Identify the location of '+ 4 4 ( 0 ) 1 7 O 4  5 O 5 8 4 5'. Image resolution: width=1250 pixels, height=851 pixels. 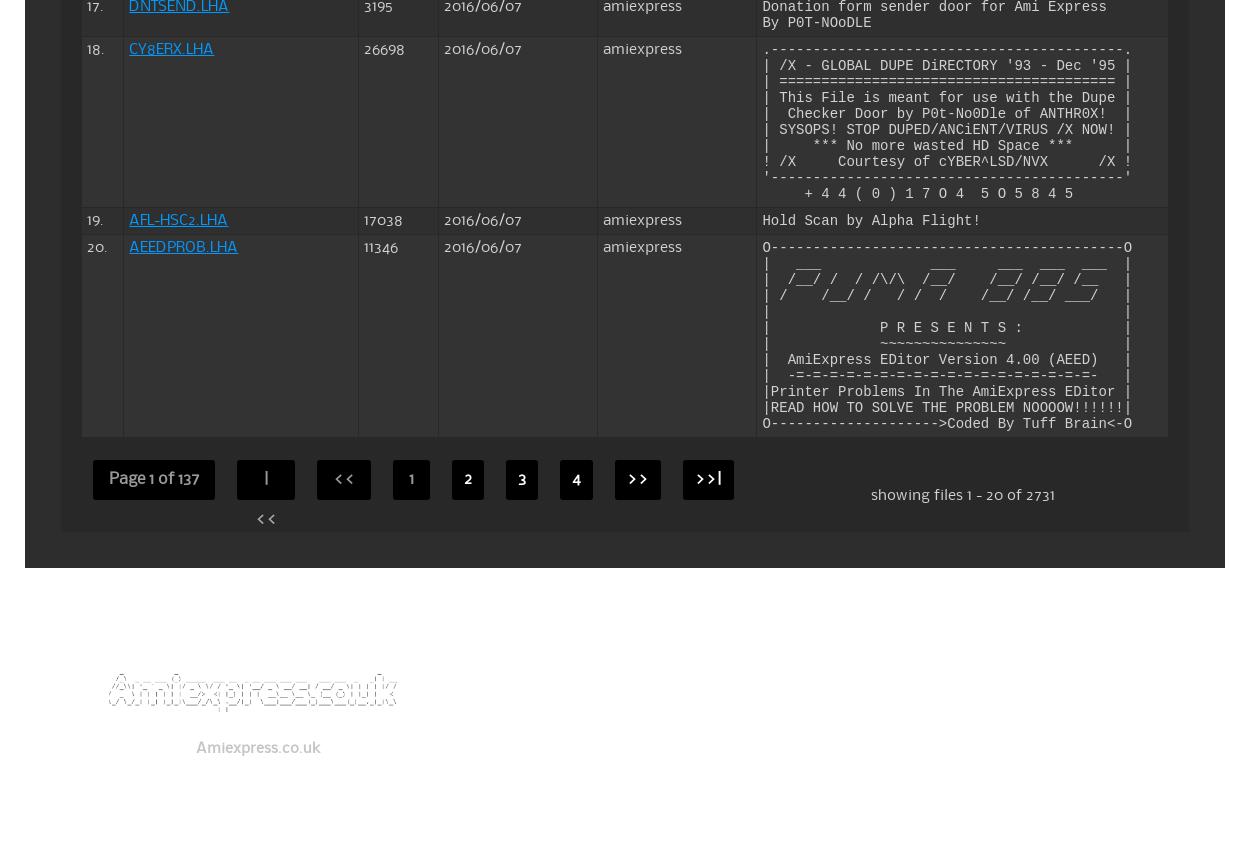
(917, 192).